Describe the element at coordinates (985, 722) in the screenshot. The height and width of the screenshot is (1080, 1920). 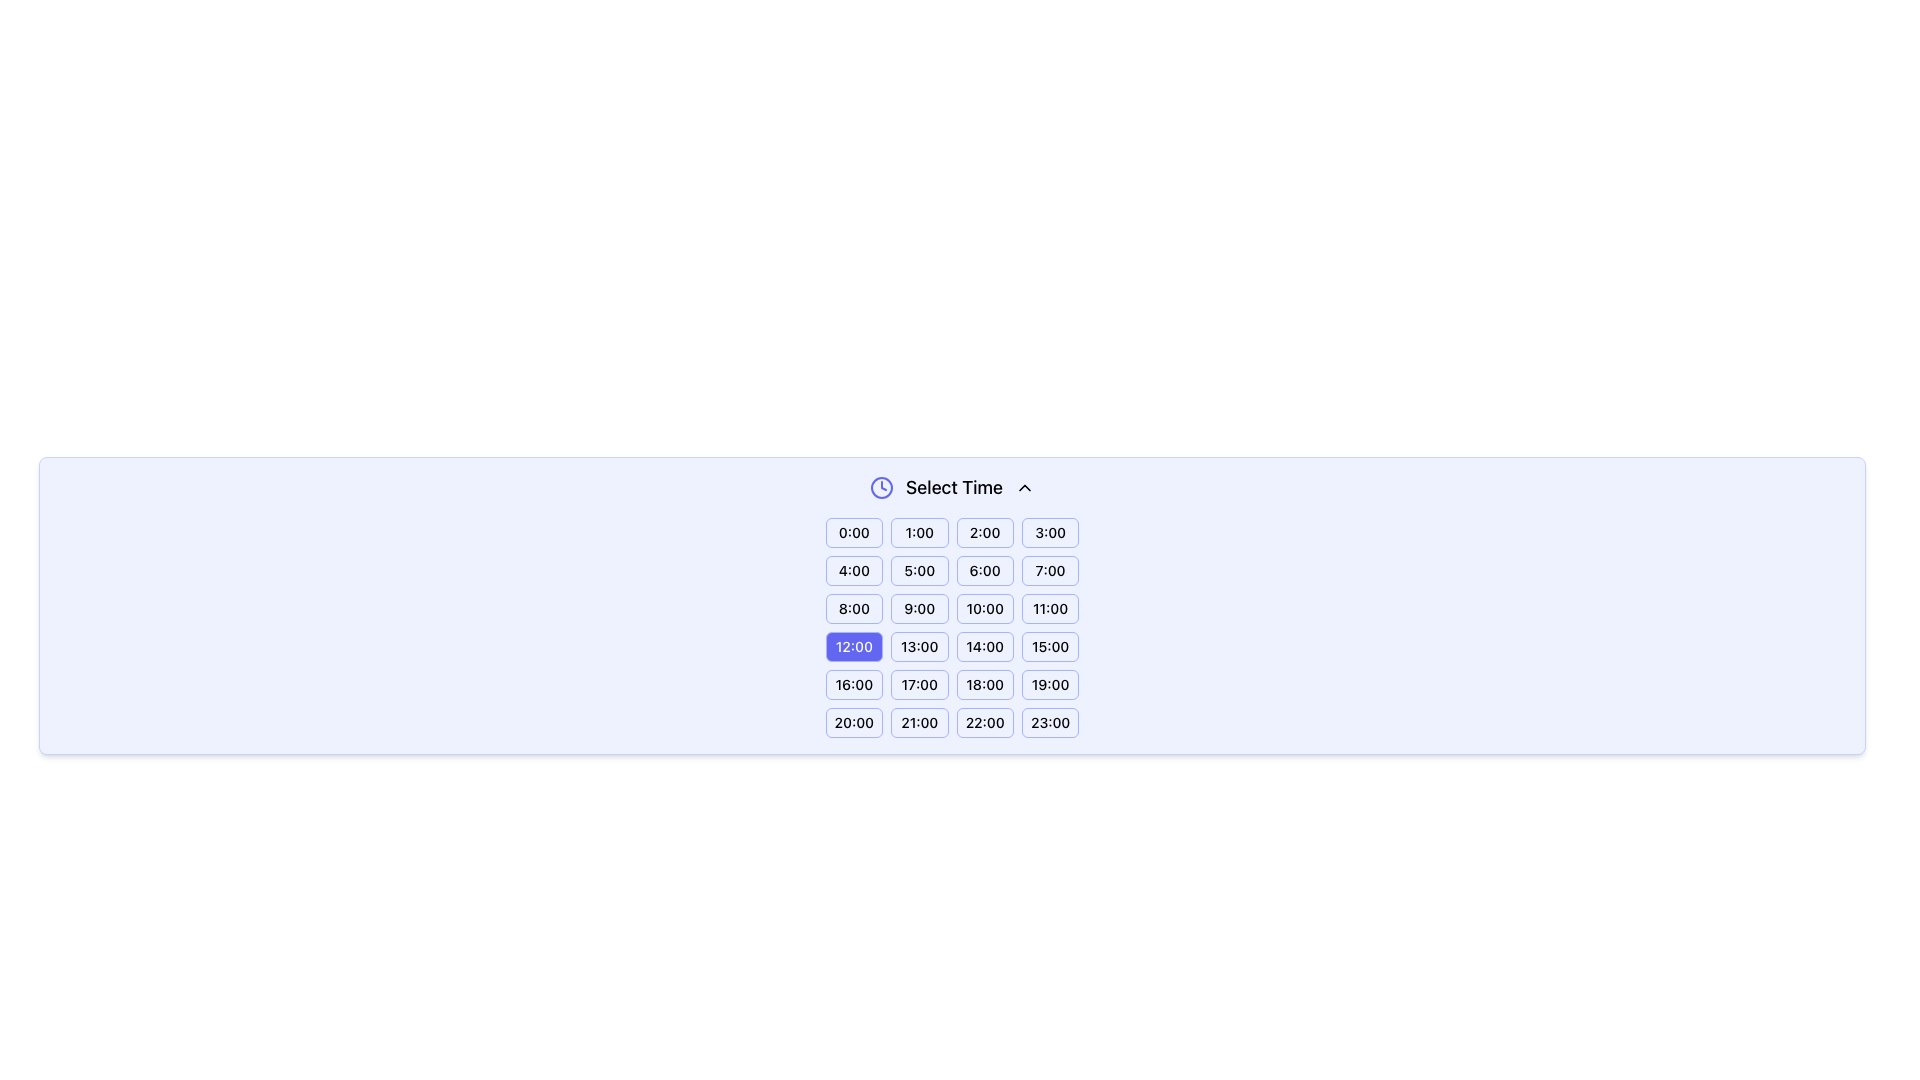
I see `the time selection button located in the bottom row, third column` at that location.